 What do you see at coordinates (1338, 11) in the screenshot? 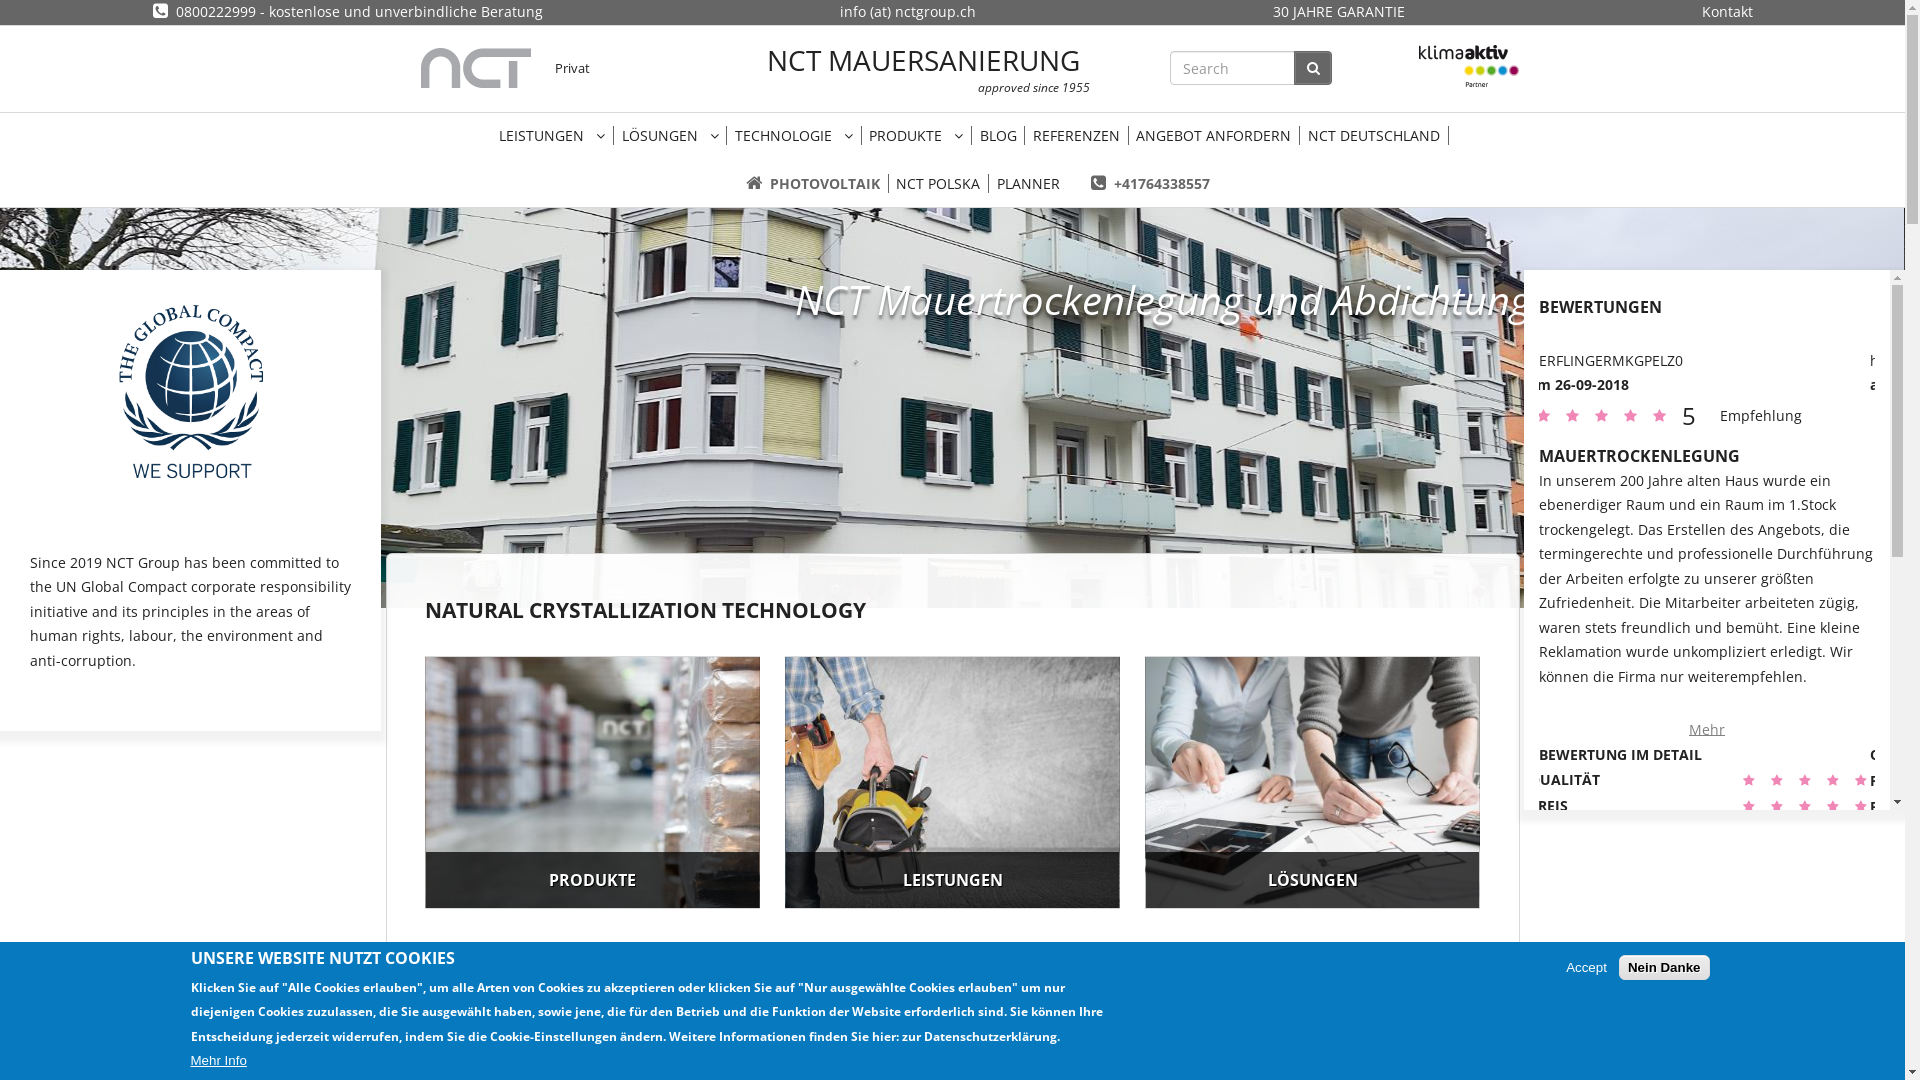
I see `'30 JAHRE GARANTIE'` at bounding box center [1338, 11].